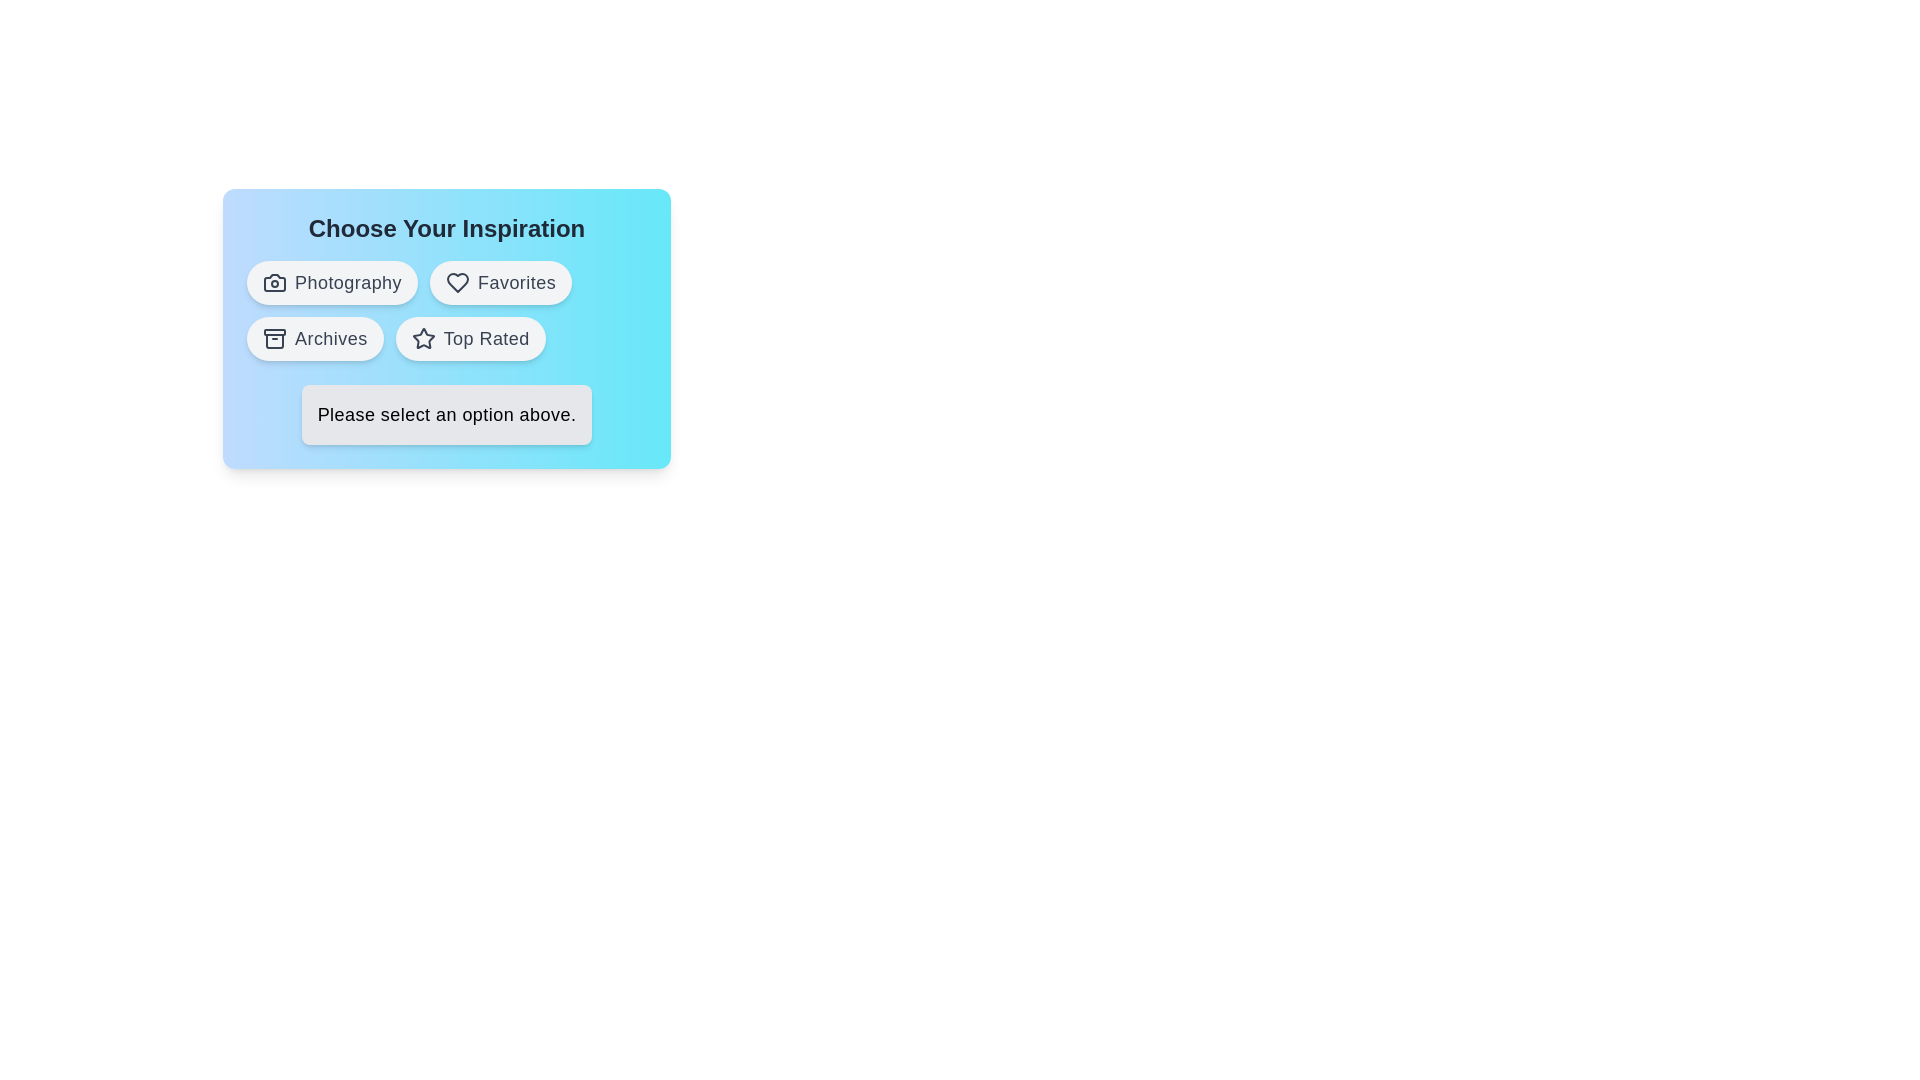 Image resolution: width=1920 pixels, height=1080 pixels. What do you see at coordinates (457, 282) in the screenshot?
I see `the 'Favorites' icon located within the button labeled 'Favorites' in the selection panel 'Choose Your Inspiration'` at bounding box center [457, 282].